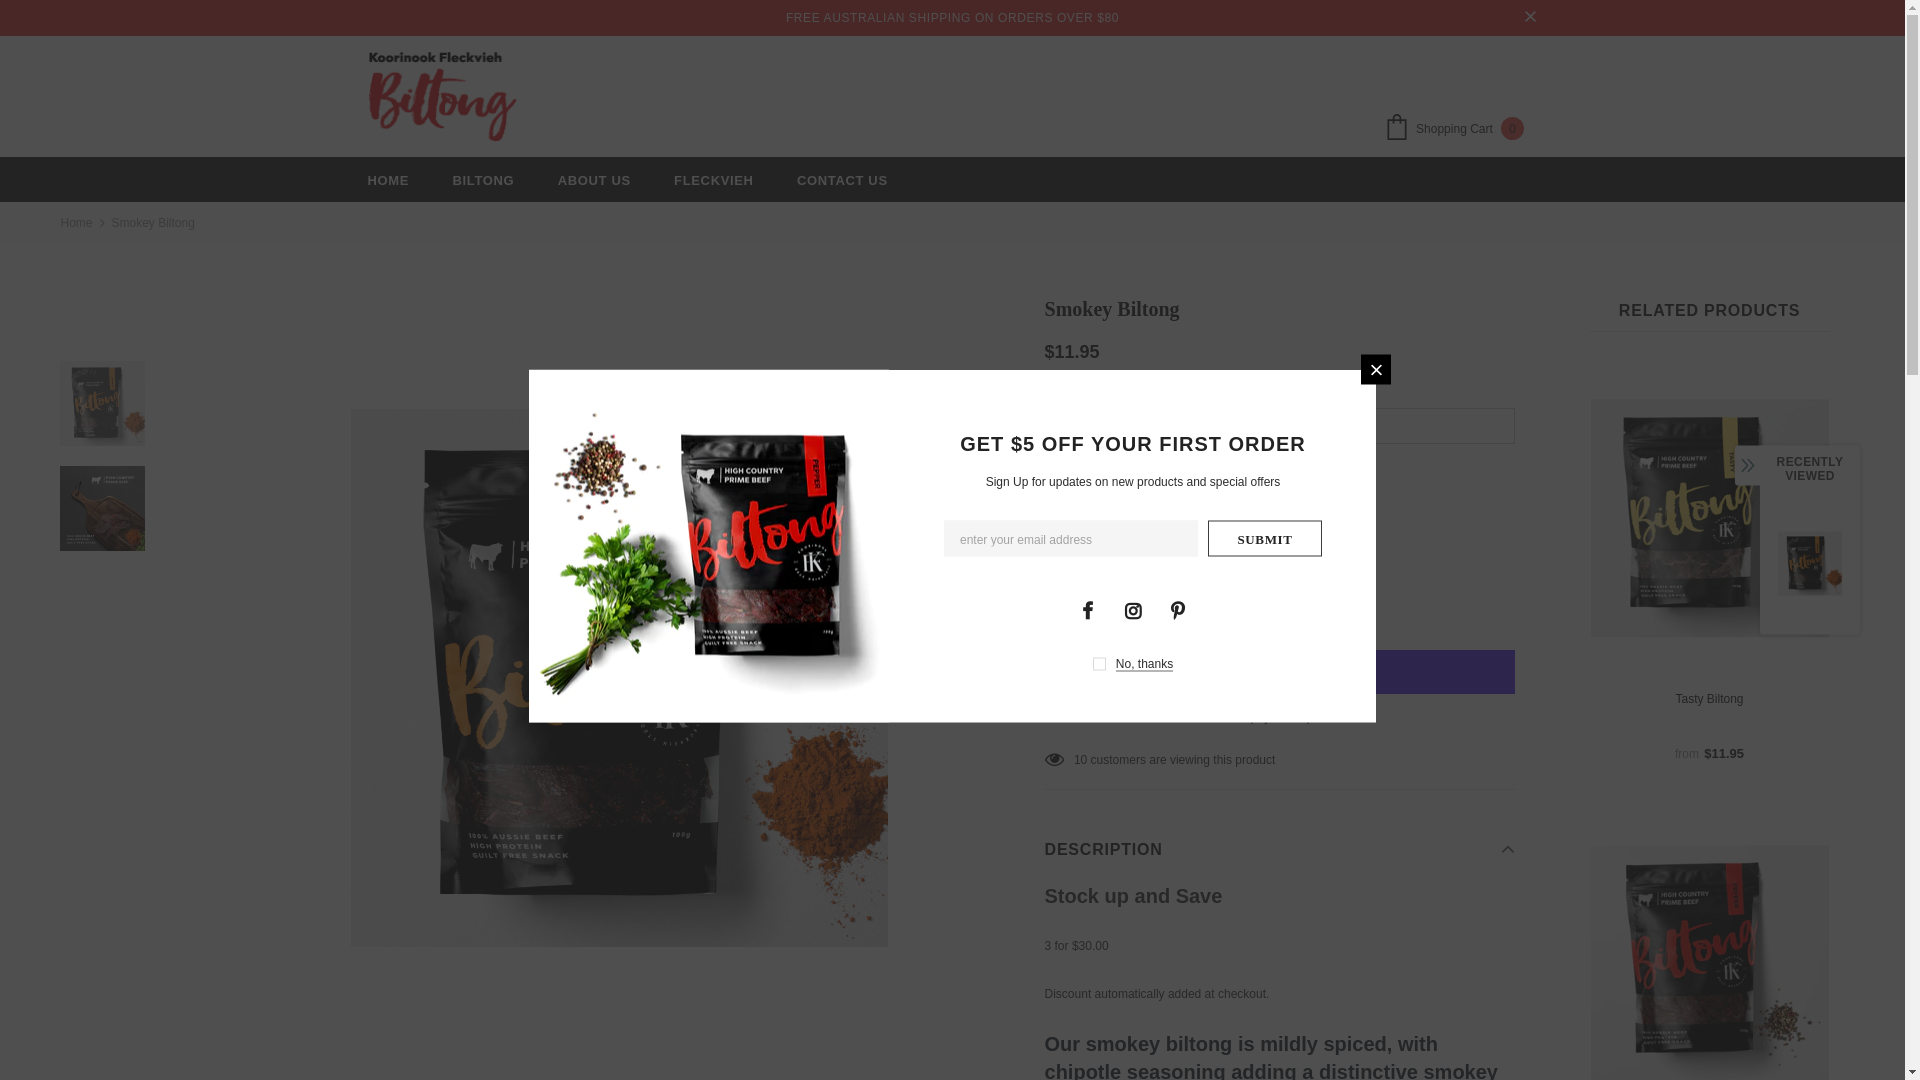 This screenshot has width=1920, height=1080. What do you see at coordinates (593, 178) in the screenshot?
I see `'ABOUT US'` at bounding box center [593, 178].